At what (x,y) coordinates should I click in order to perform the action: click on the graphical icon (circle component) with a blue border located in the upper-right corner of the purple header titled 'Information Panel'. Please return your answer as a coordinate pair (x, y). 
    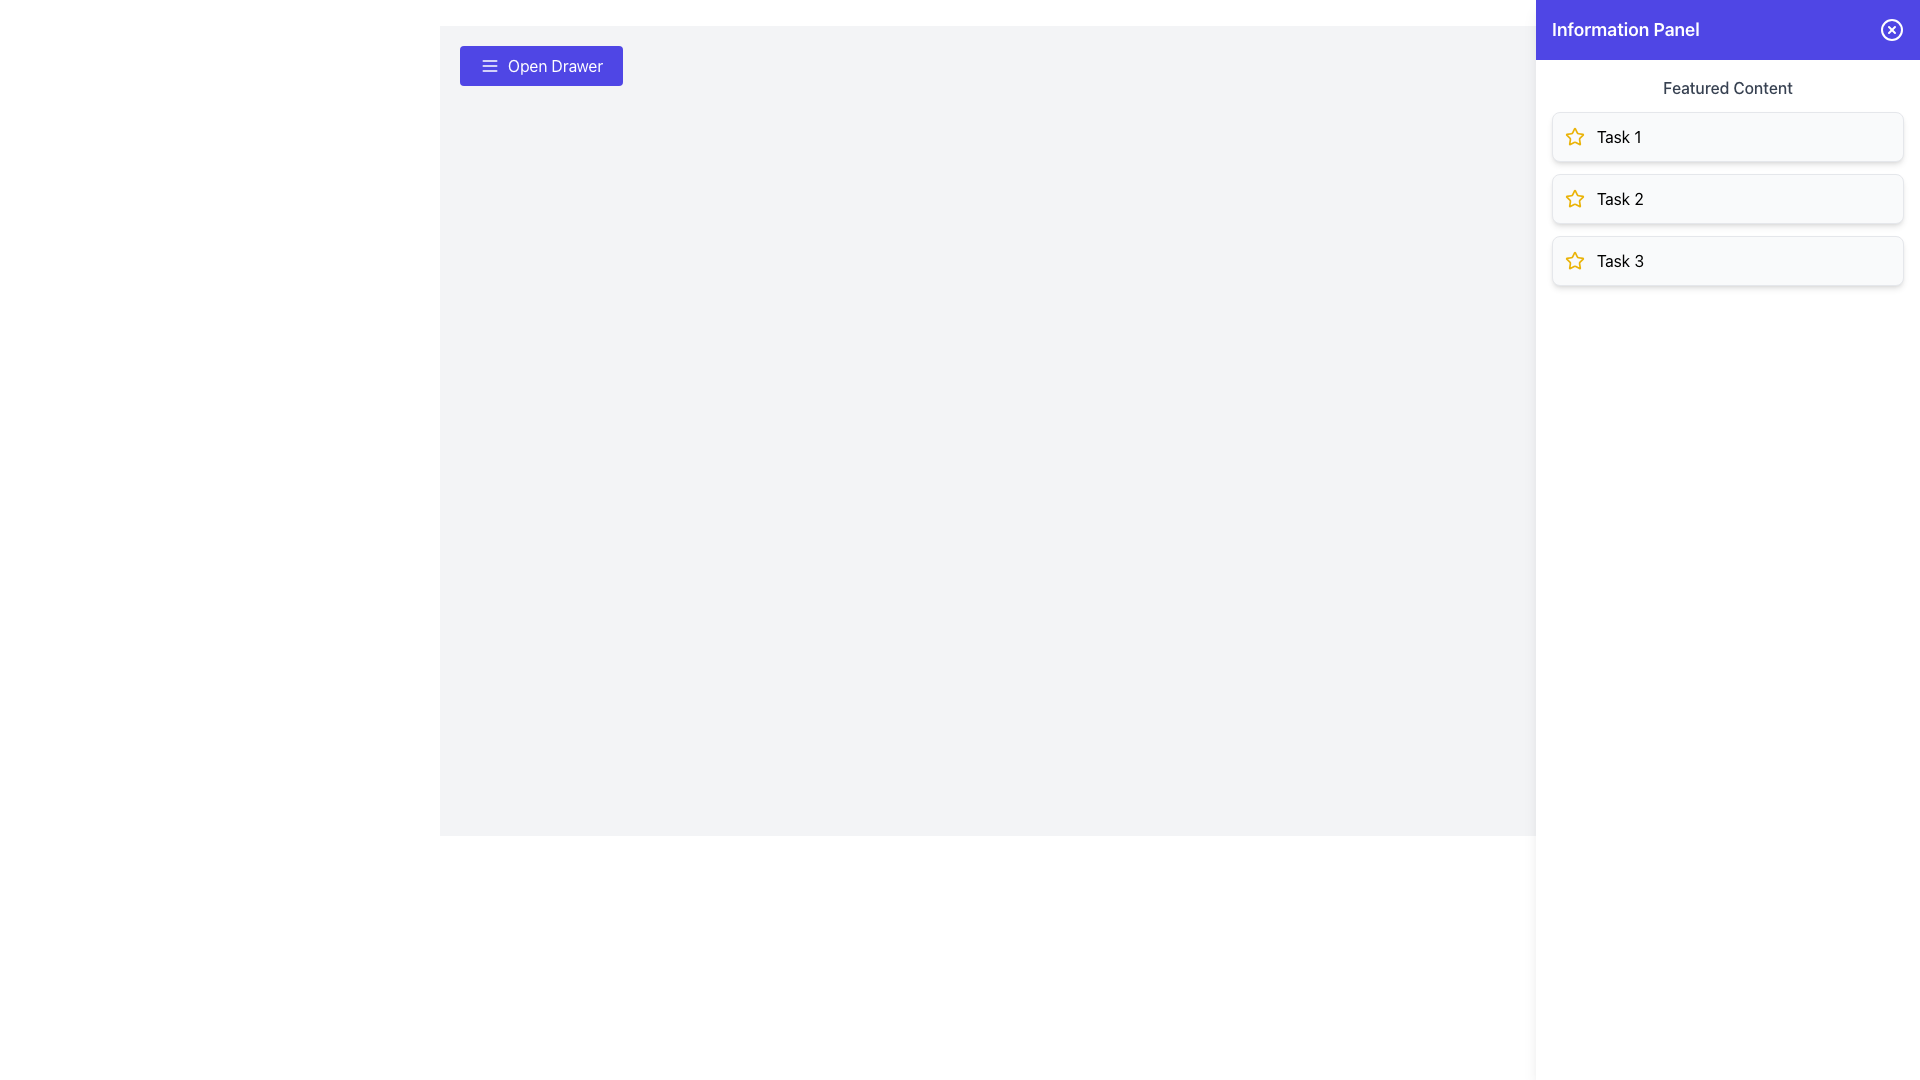
    Looking at the image, I should click on (1890, 30).